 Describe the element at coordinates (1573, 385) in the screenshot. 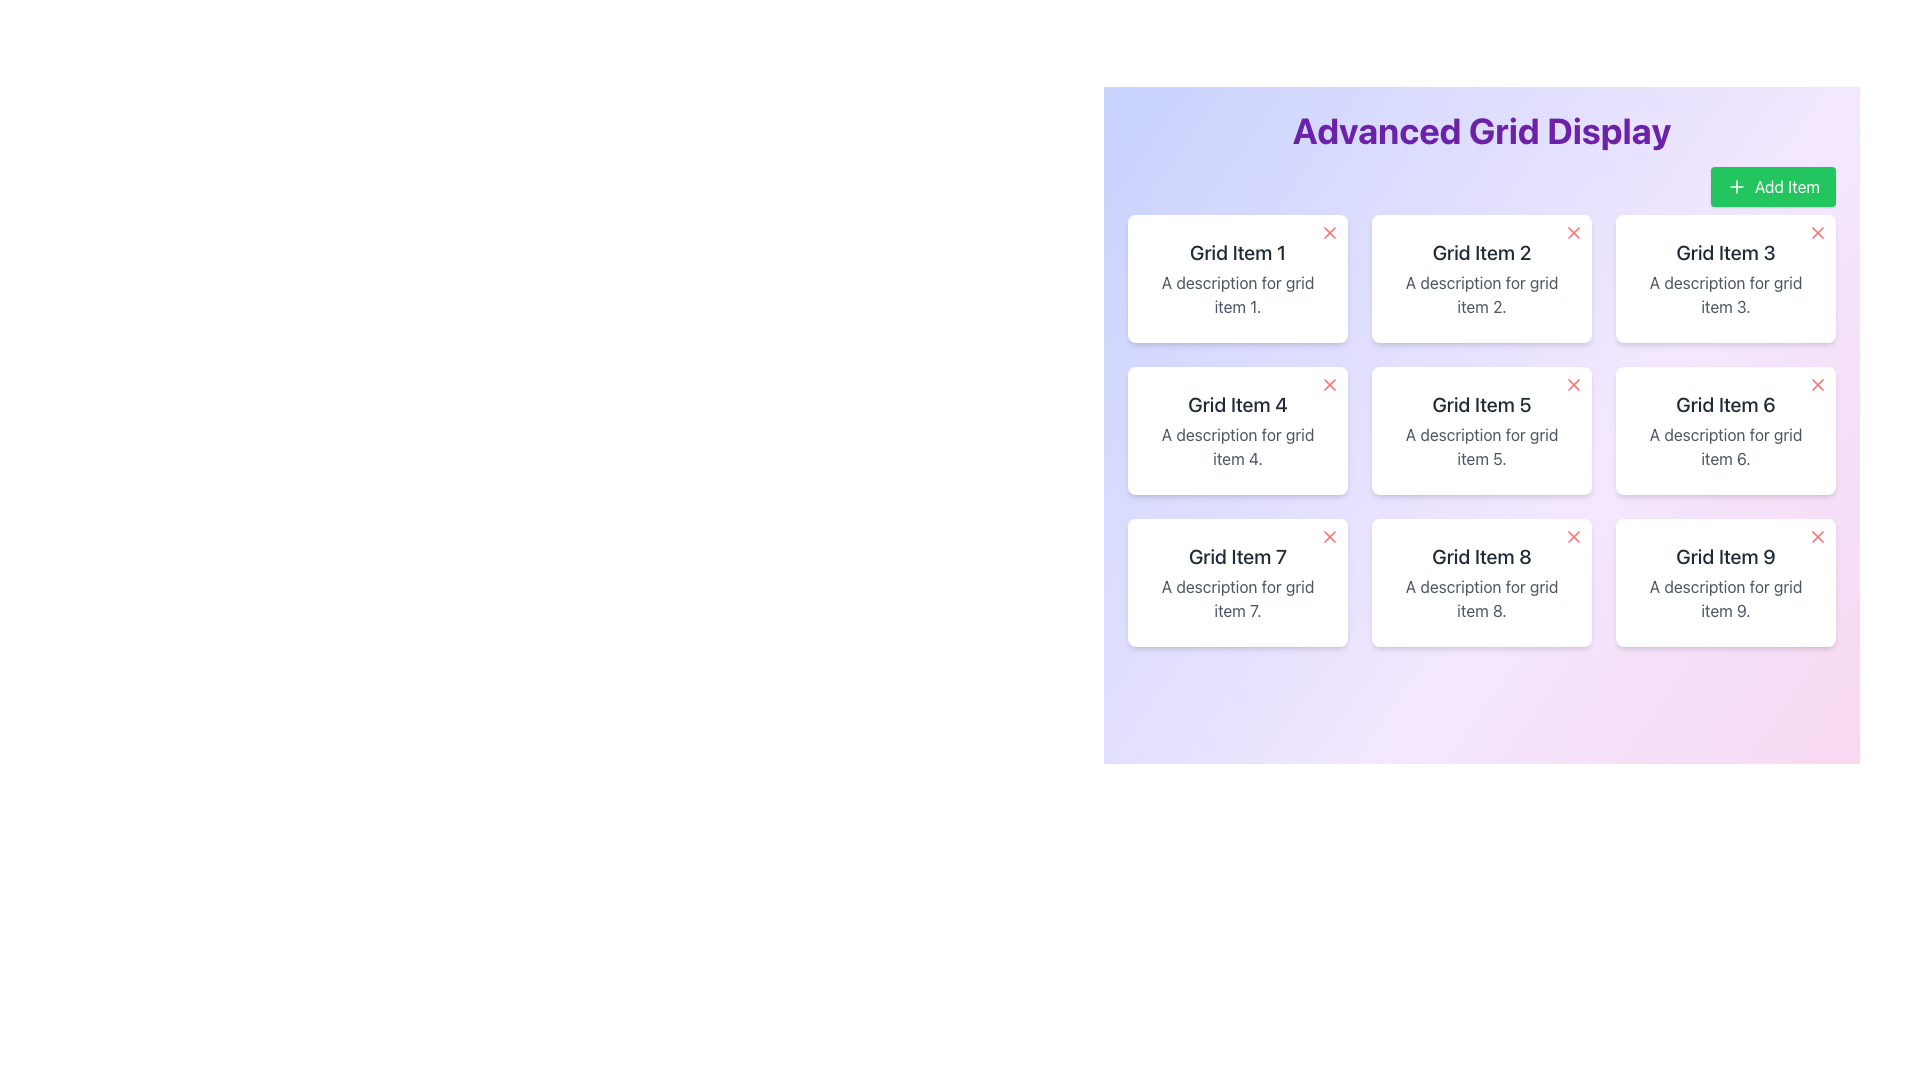

I see `the red 'X' icon located in the top-right corner of 'Grid Item 5'` at that location.